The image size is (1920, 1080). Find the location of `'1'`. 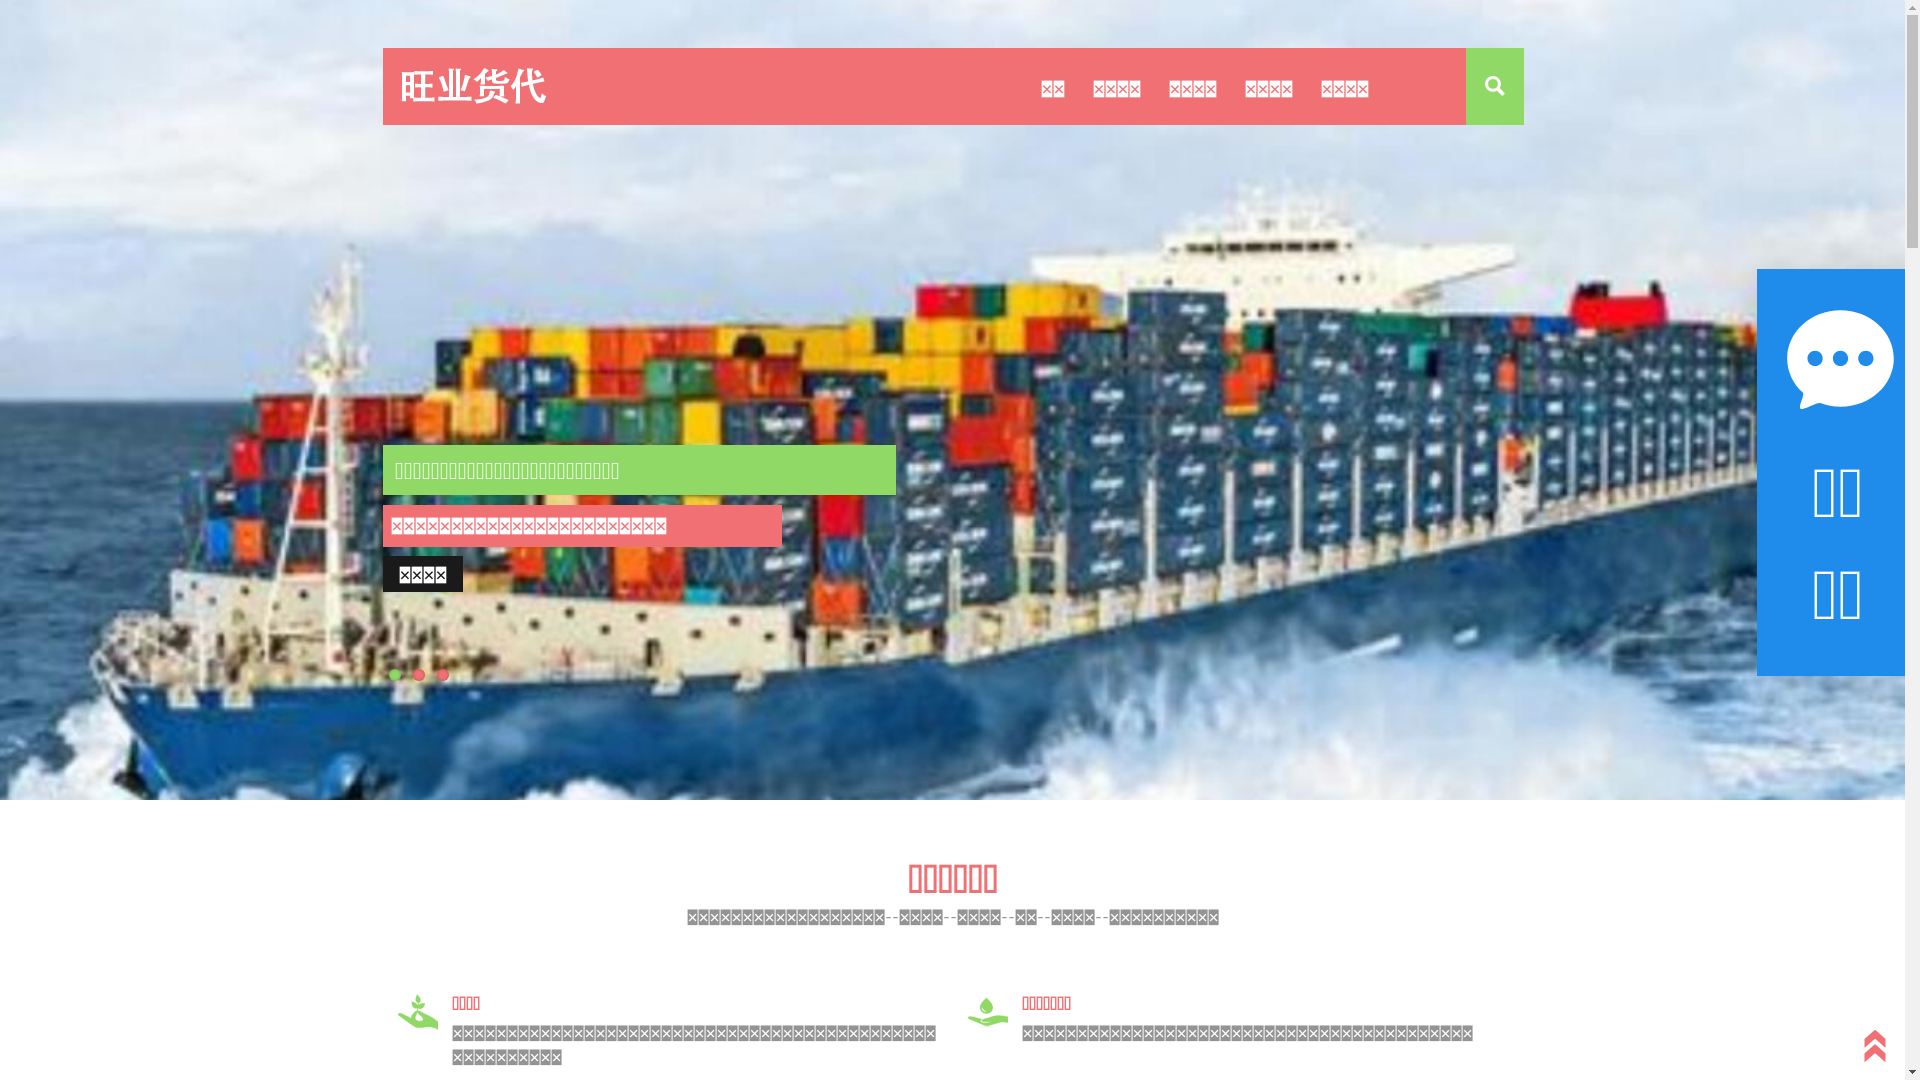

'1' is located at coordinates (388, 675).